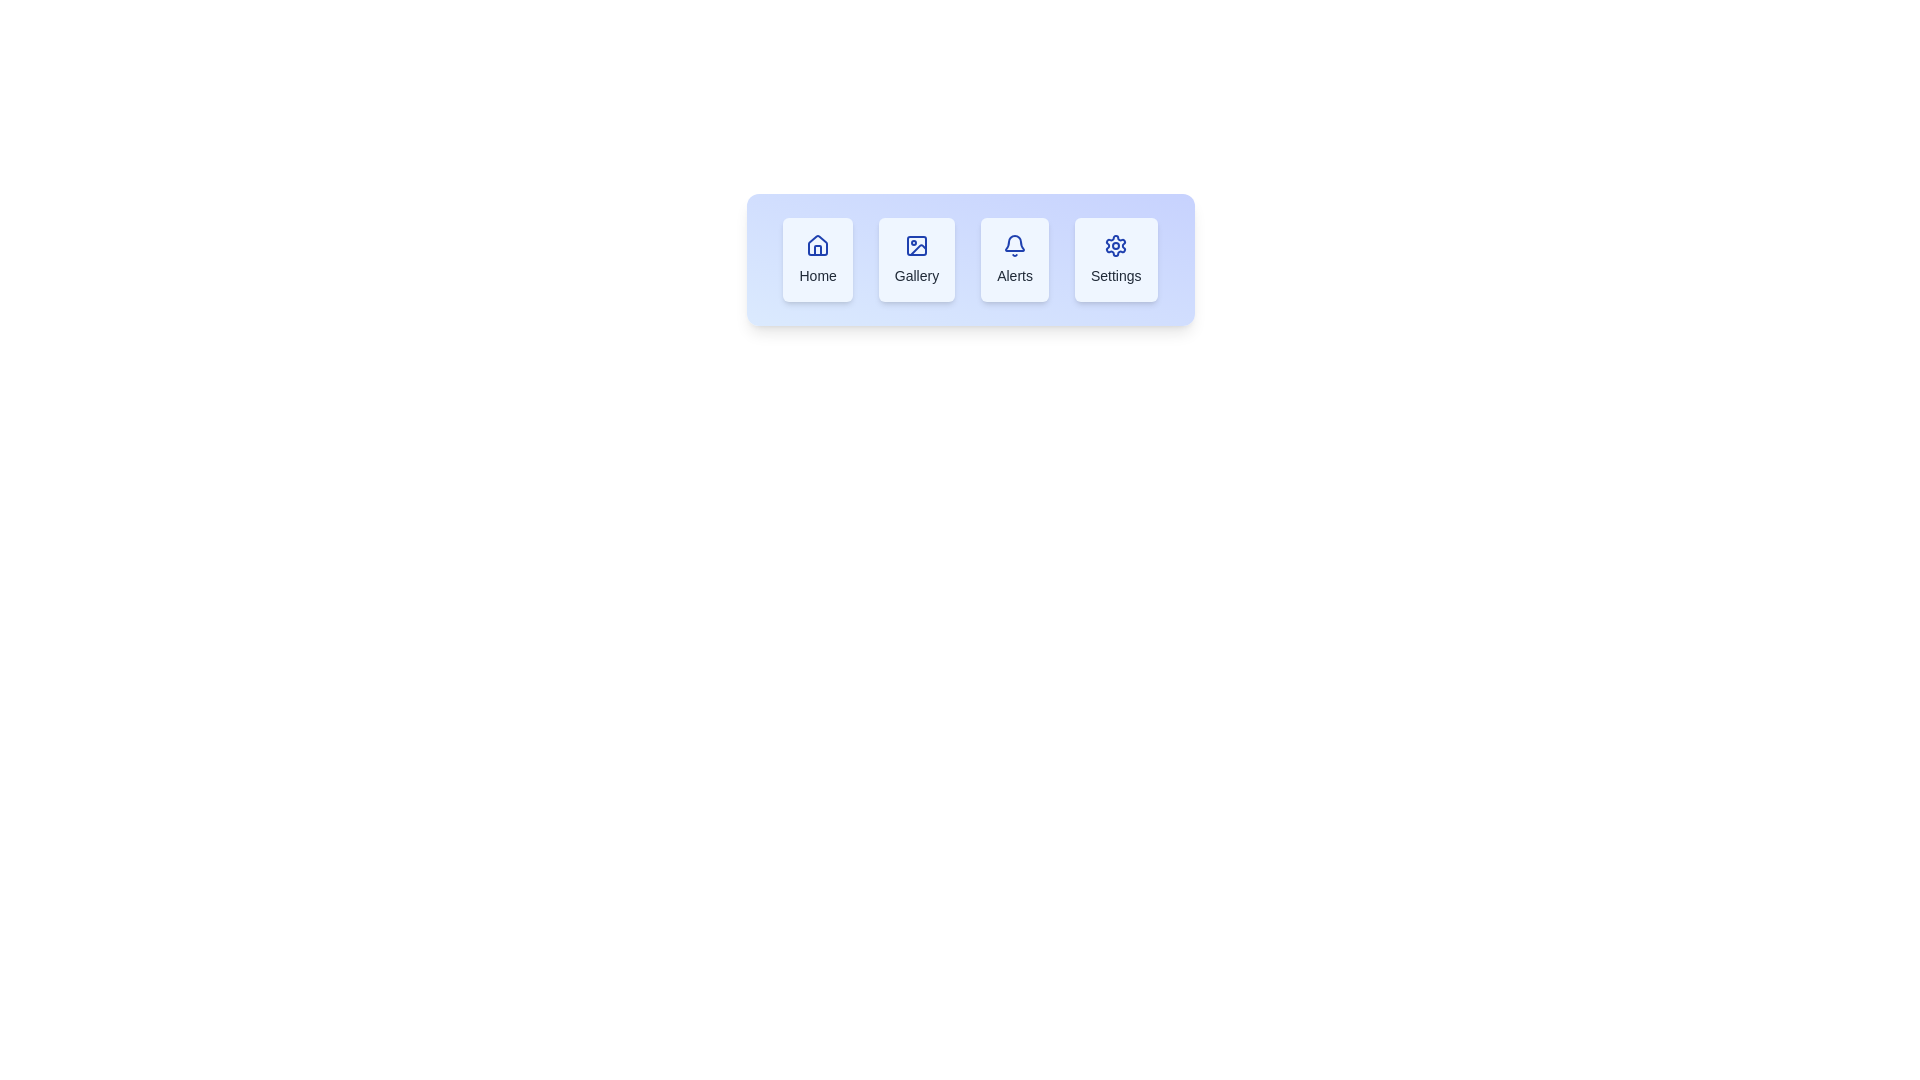 The image size is (1920, 1080). What do you see at coordinates (818, 244) in the screenshot?
I see `the house-shaped icon located at the leftmost position in the horizontal menu bar under the 'Home' label` at bounding box center [818, 244].